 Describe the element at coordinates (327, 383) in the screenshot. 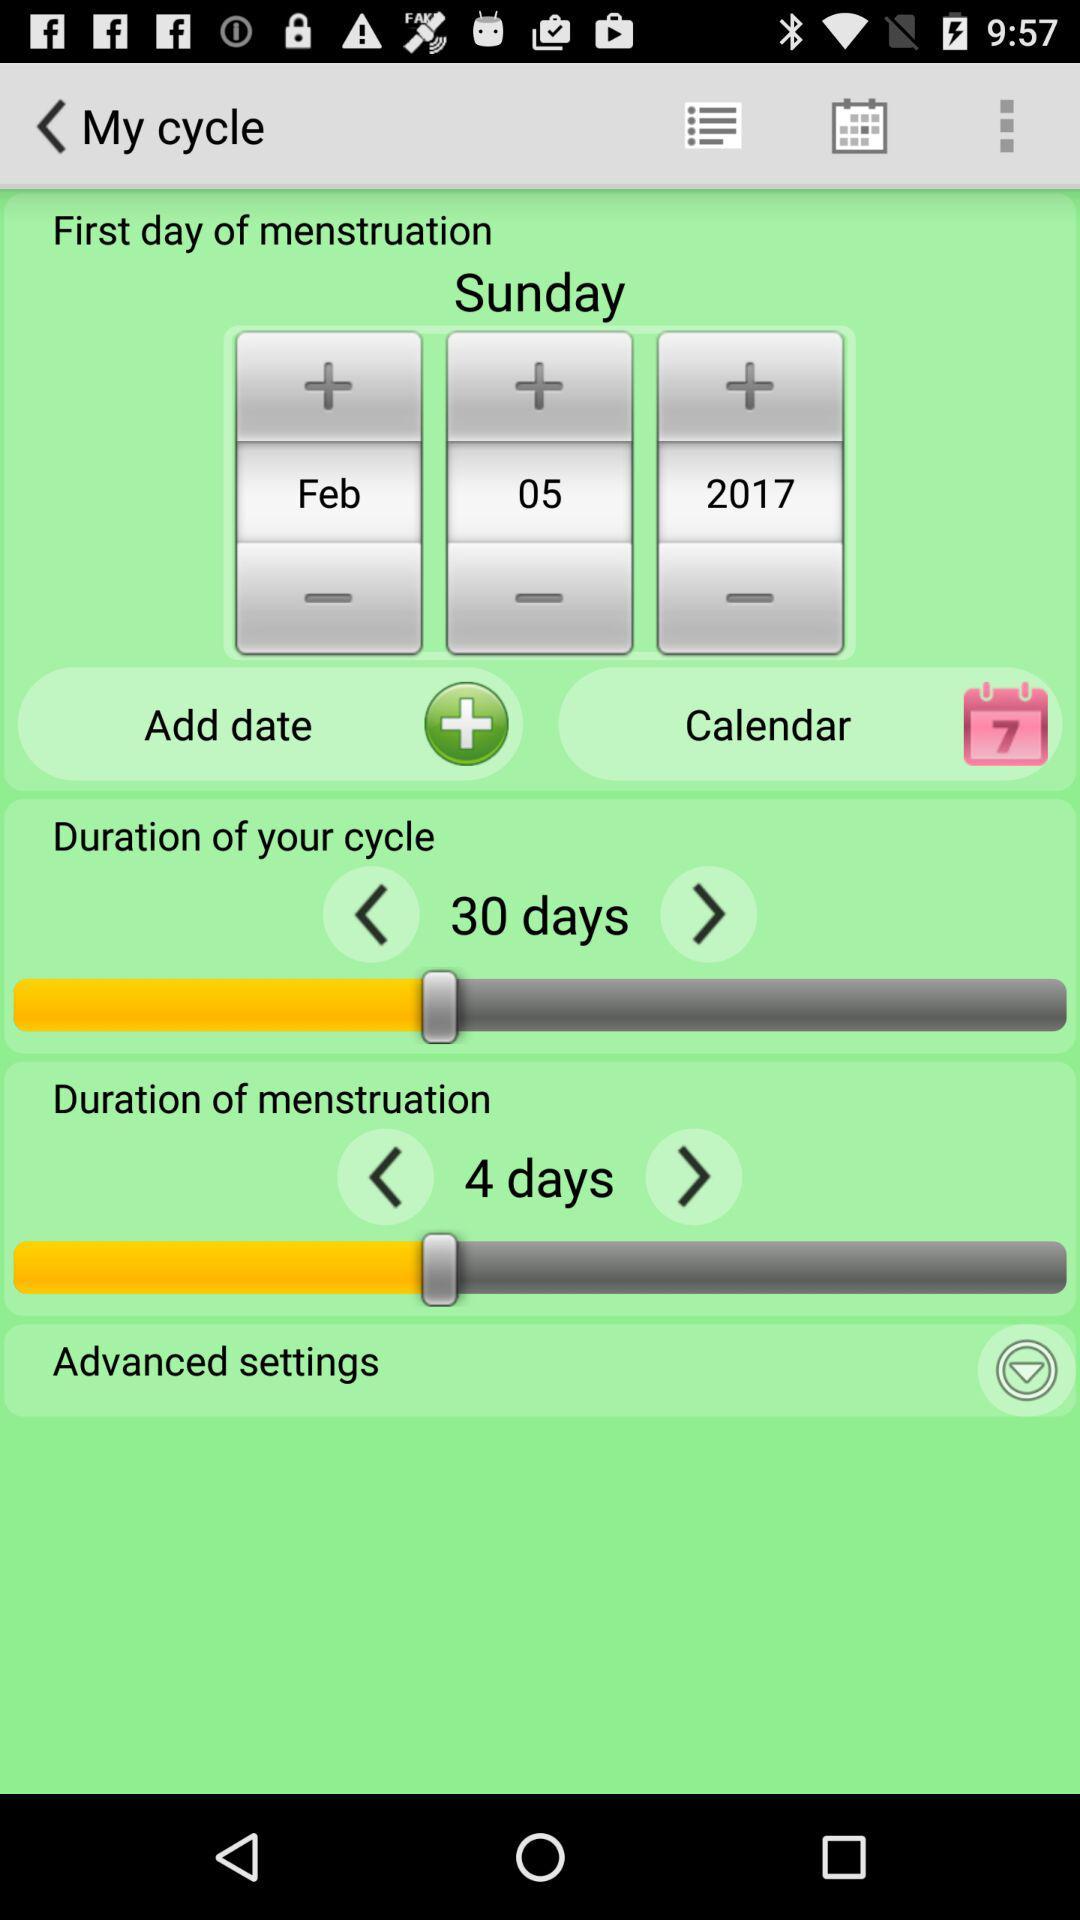

I see `the  button above the option feb on the web page` at that location.